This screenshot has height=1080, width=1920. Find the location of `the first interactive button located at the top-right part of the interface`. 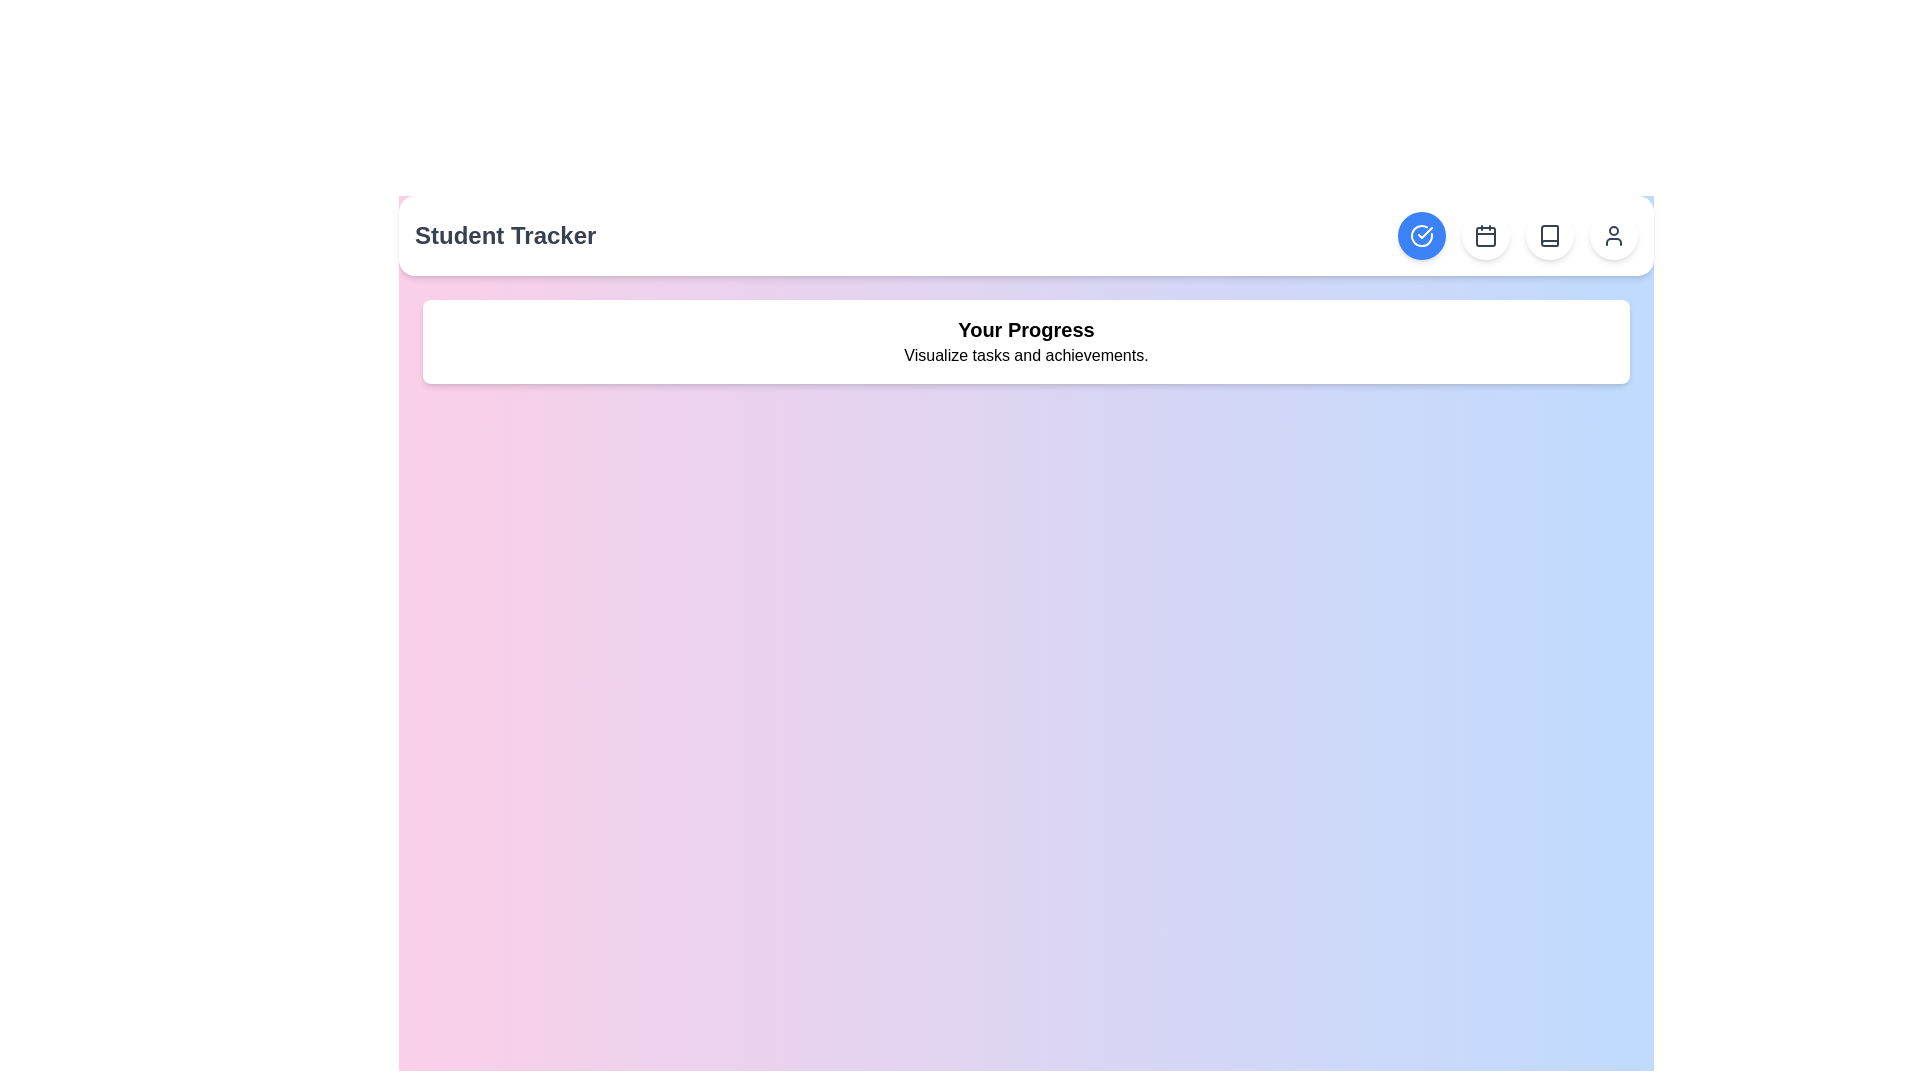

the first interactive button located at the top-right part of the interface is located at coordinates (1420, 234).